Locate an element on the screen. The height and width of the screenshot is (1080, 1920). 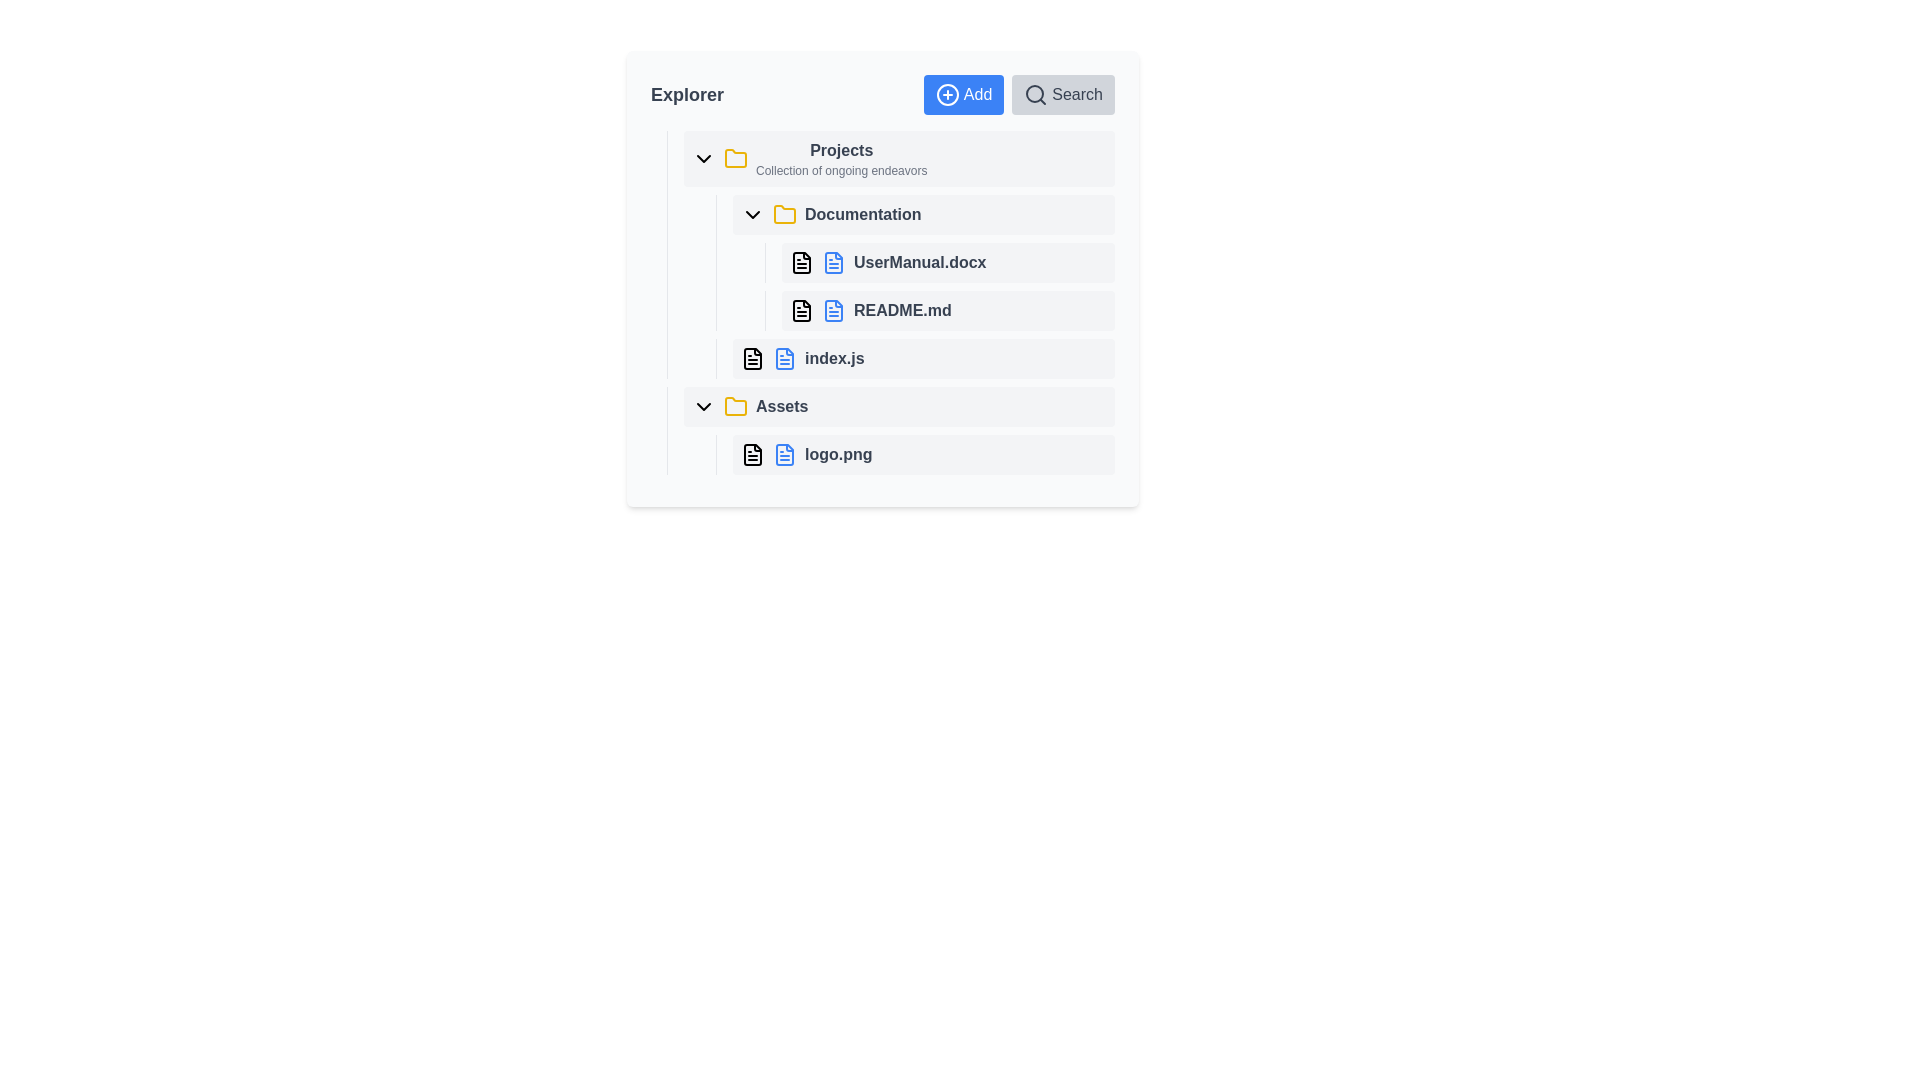
the blue file icon representing 'UserManual.docx' is located at coordinates (834, 261).